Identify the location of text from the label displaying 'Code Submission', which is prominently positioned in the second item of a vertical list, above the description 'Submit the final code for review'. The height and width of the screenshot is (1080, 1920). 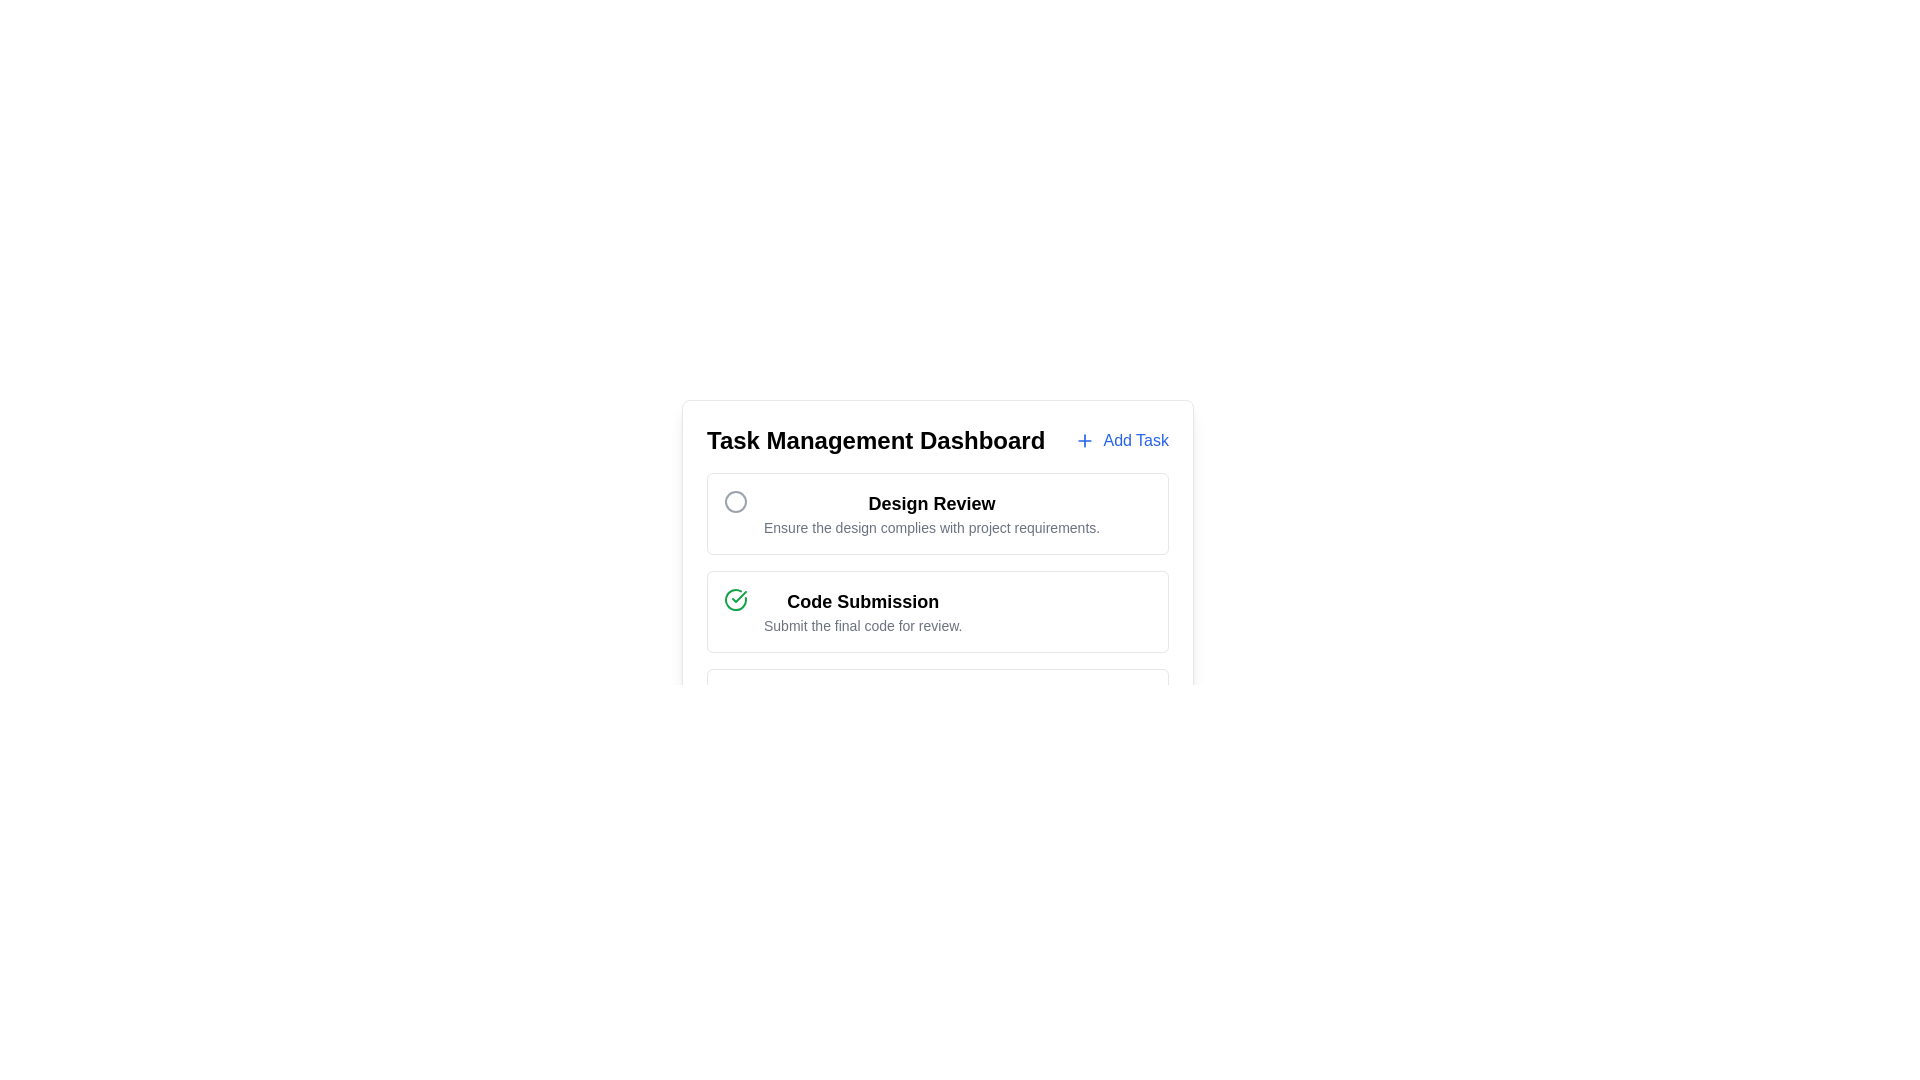
(863, 600).